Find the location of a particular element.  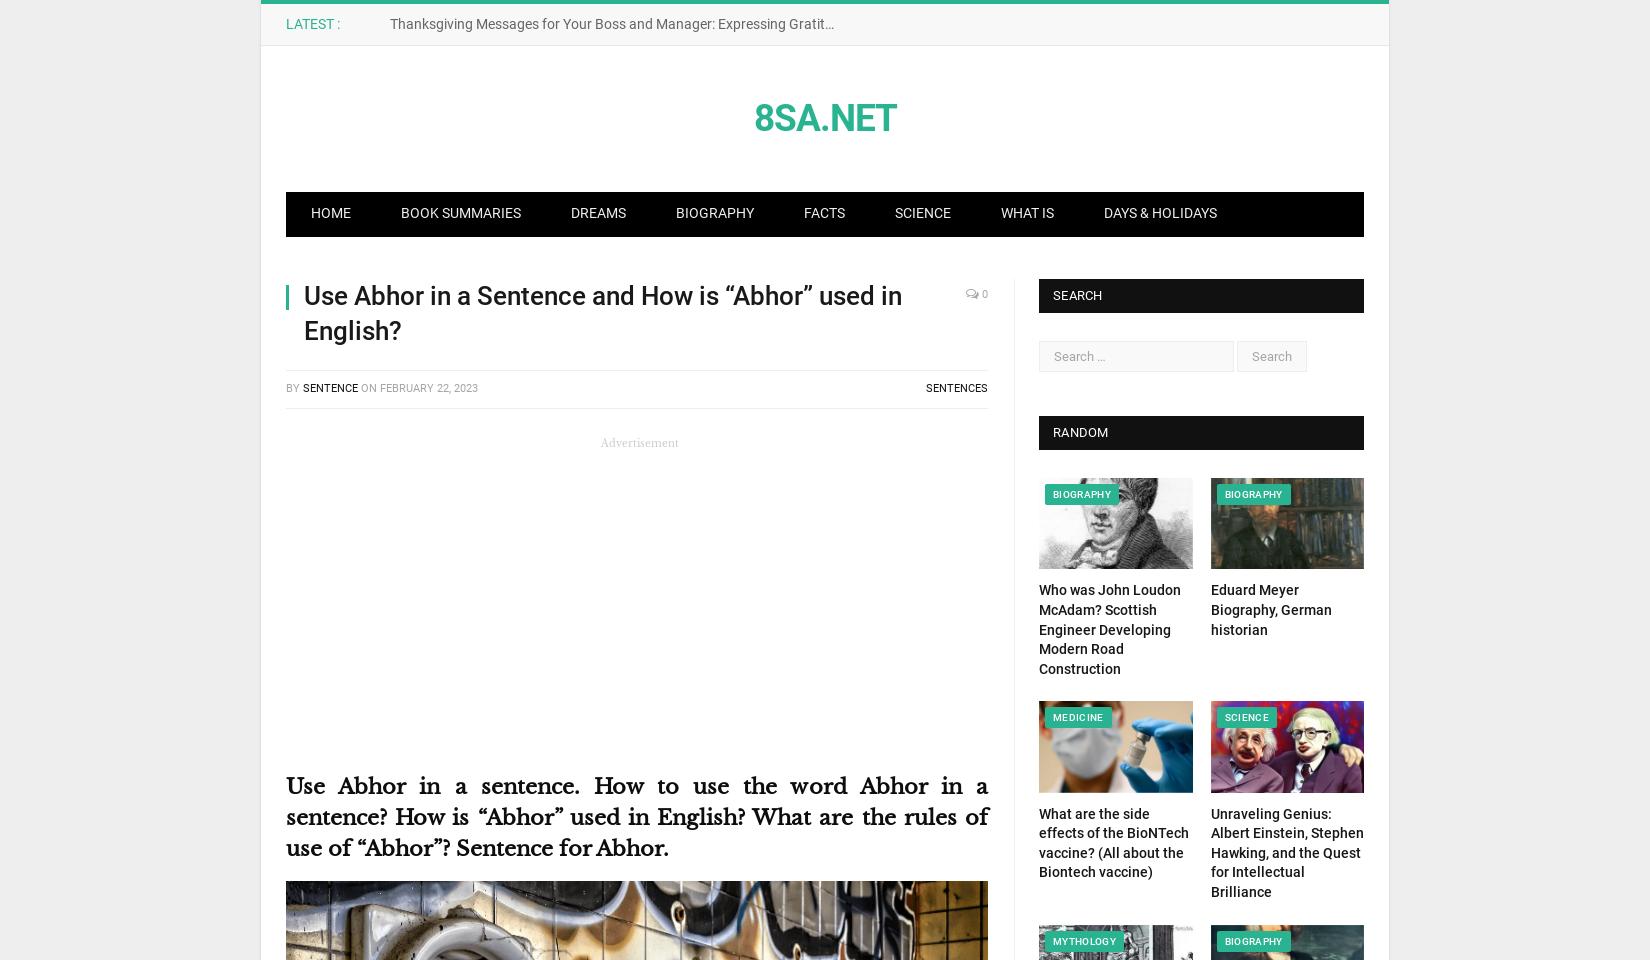

'Use Abhor in a sentence. How to use the word Abhor in a sentence? How is “Abhor” used in English? What are the rules of use of “Abhor”? Sentence for Abhor.' is located at coordinates (636, 816).